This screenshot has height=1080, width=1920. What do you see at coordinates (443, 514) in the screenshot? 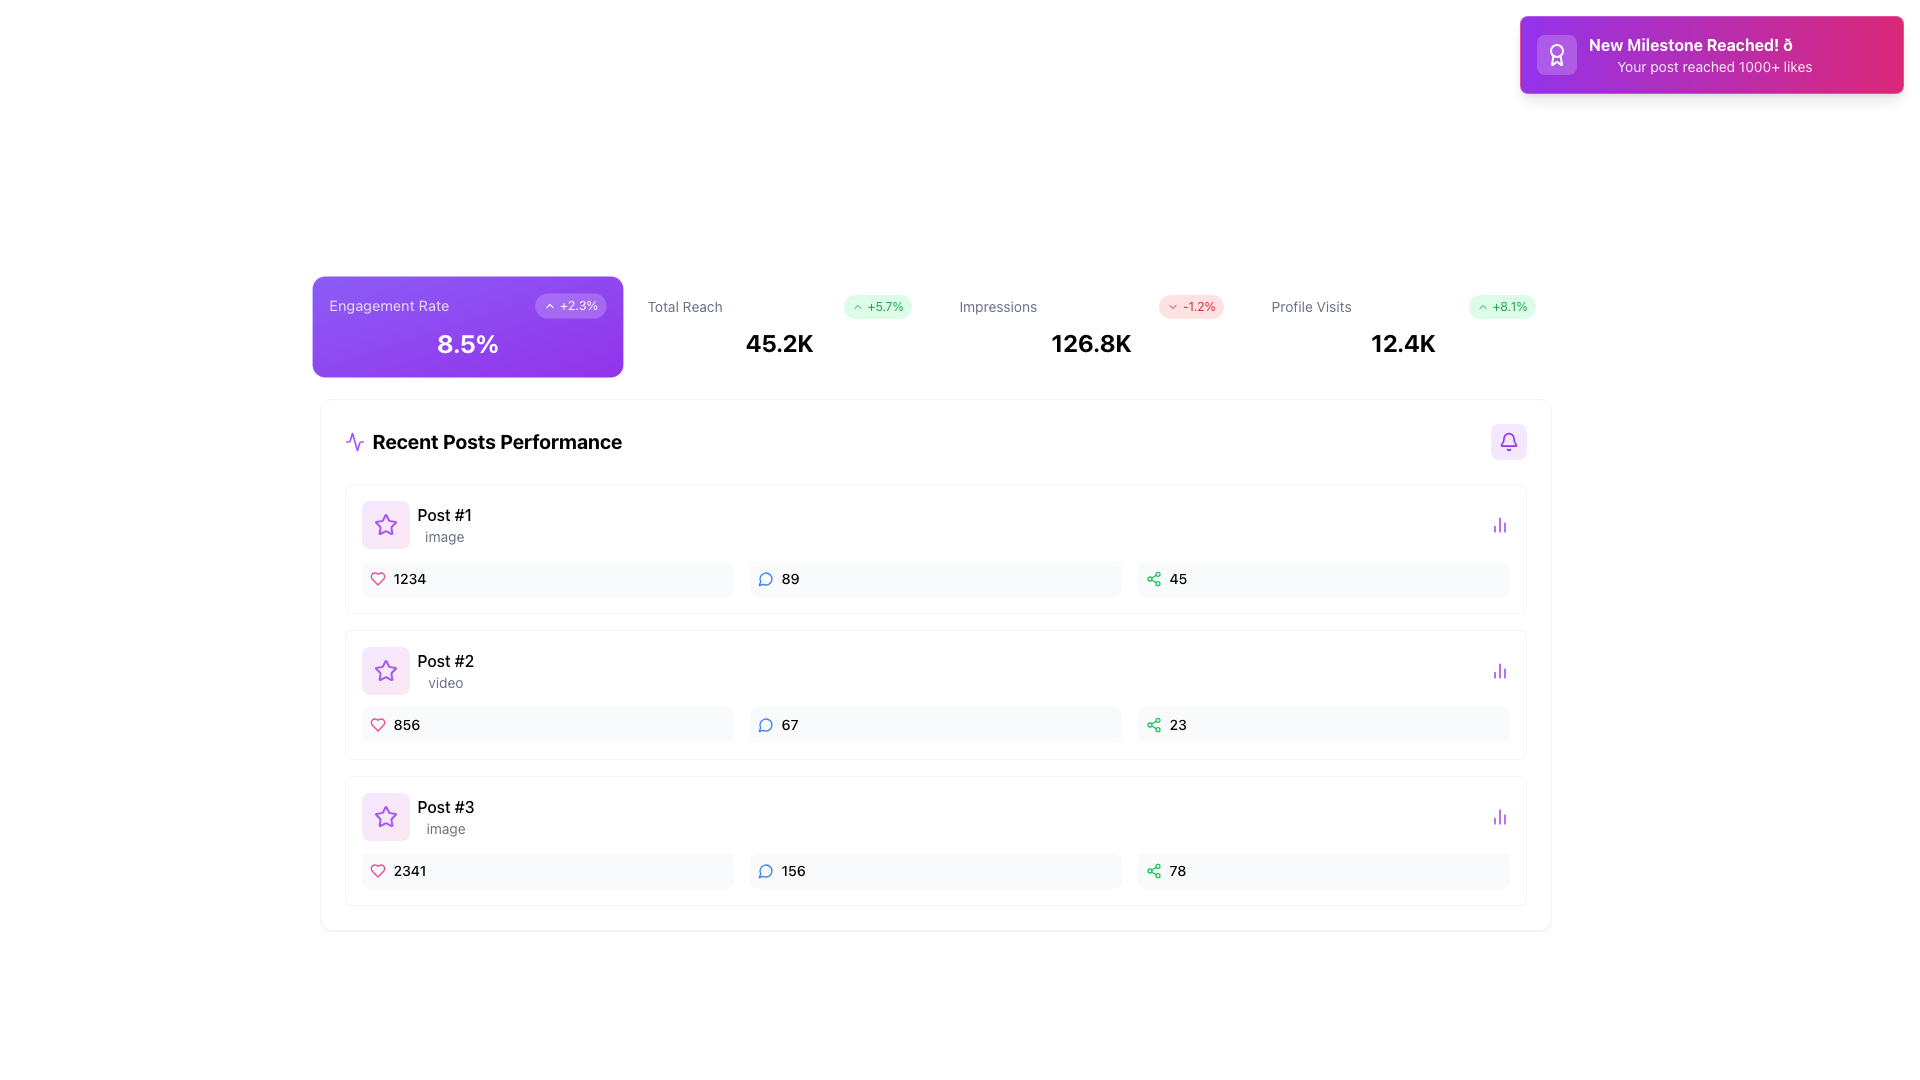
I see `the Text label that serves as the title or identifier for the post located at the top of the first post item in the 'Recent Posts Performance' section` at bounding box center [443, 514].